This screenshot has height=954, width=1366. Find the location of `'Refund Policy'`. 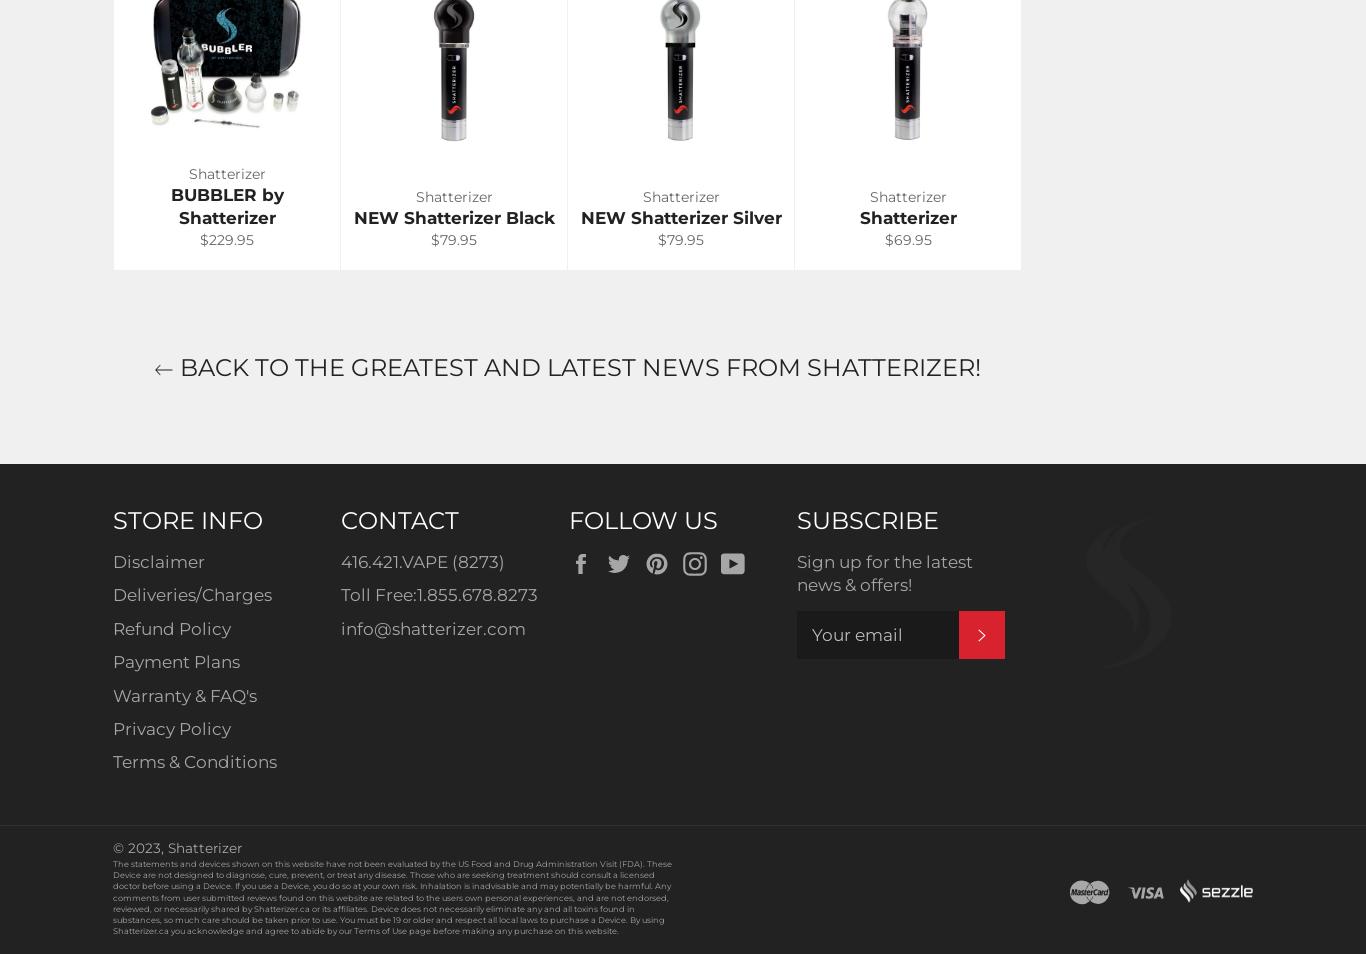

'Refund Policy' is located at coordinates (170, 627).